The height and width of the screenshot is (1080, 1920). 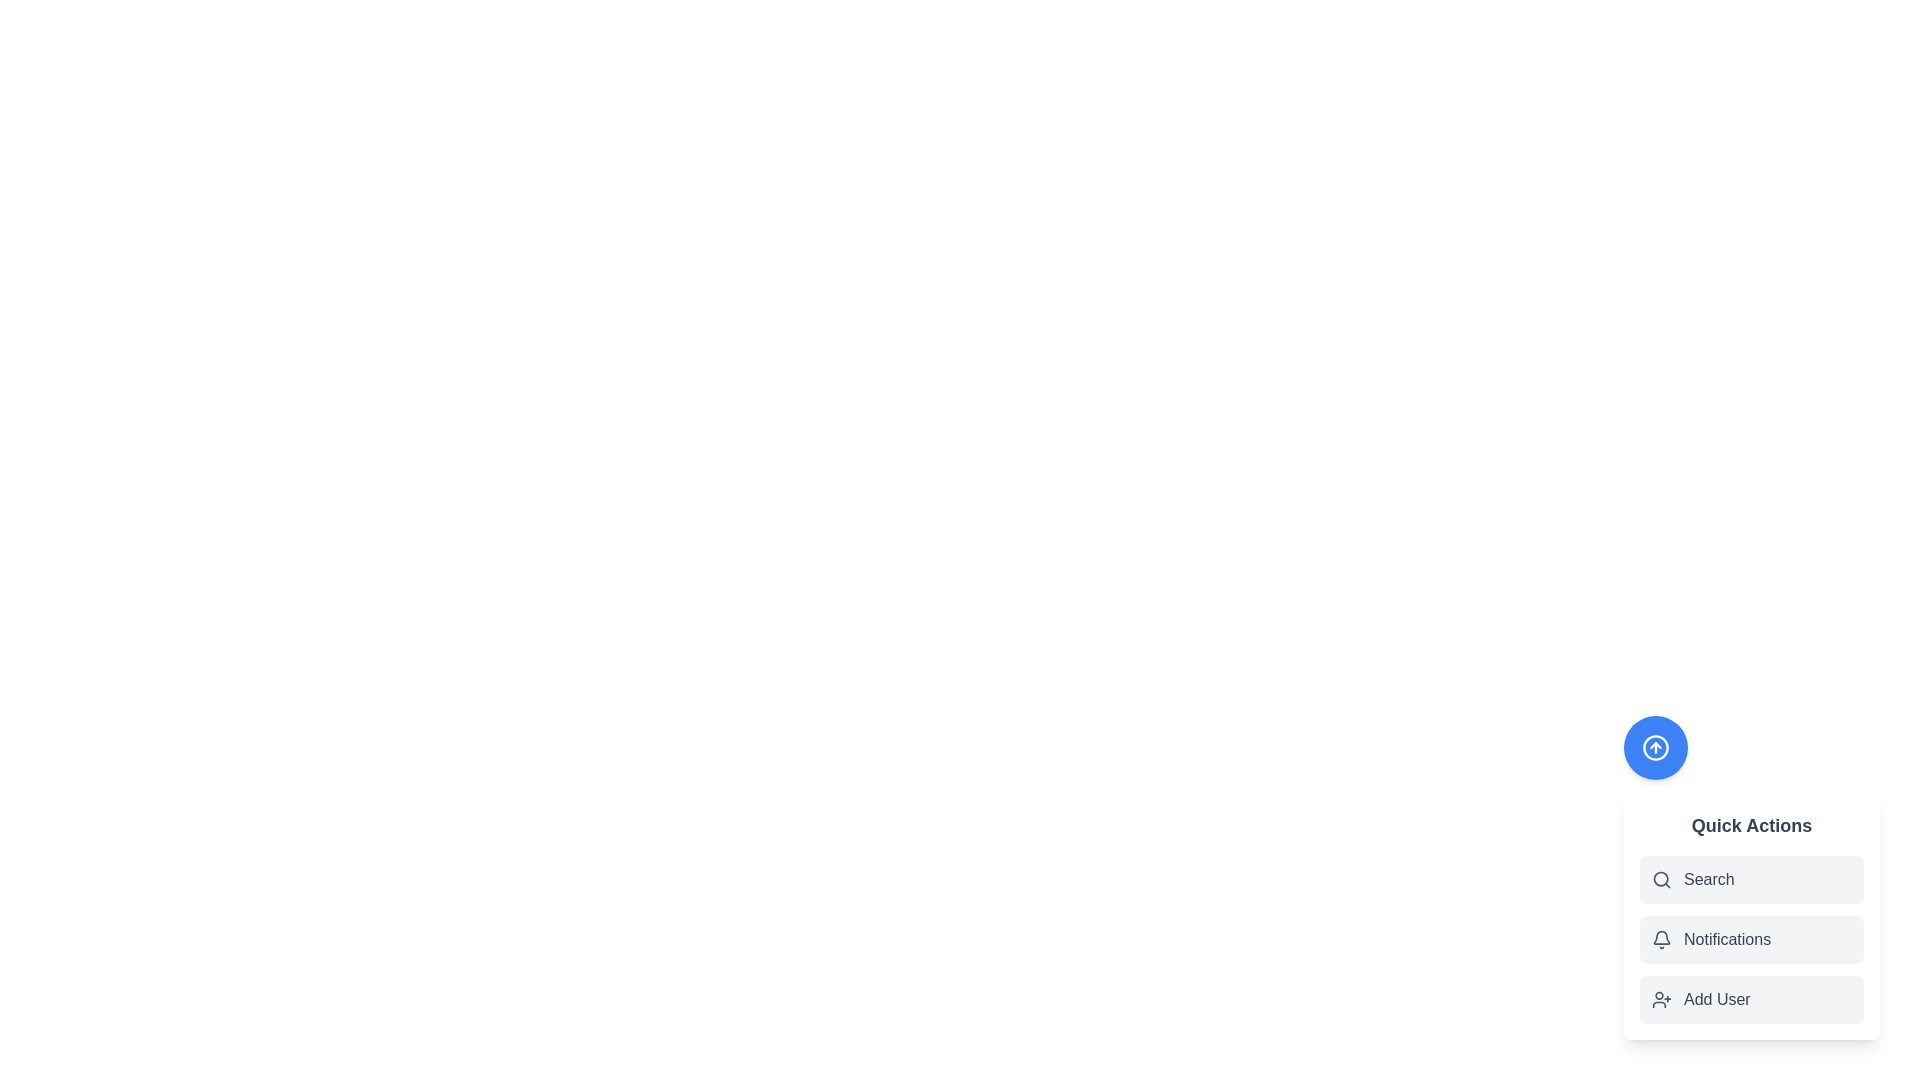 What do you see at coordinates (1661, 937) in the screenshot?
I see `the notification icon` at bounding box center [1661, 937].